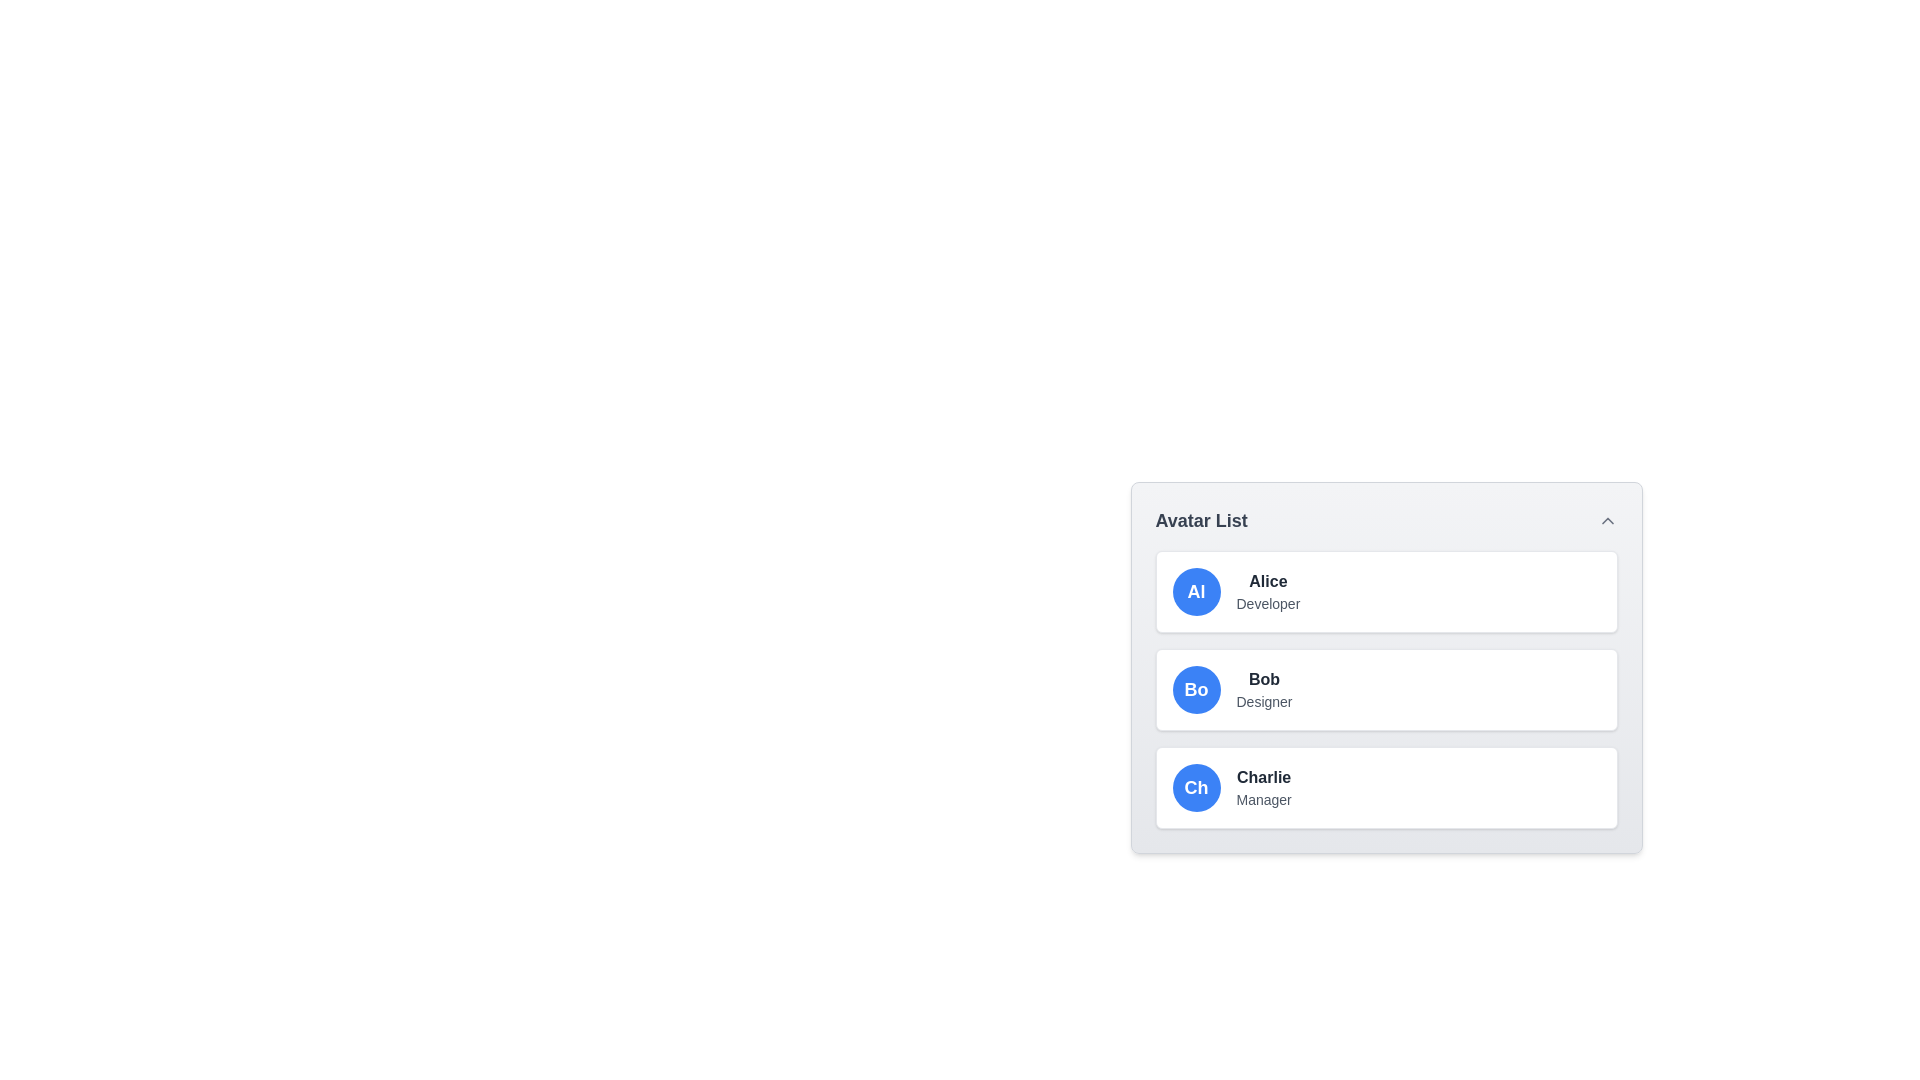  What do you see at coordinates (1385, 689) in the screenshot?
I see `the profile card for user 'Bob', who is a 'Designer', located as the second card in a vertical list of three profiles` at bounding box center [1385, 689].